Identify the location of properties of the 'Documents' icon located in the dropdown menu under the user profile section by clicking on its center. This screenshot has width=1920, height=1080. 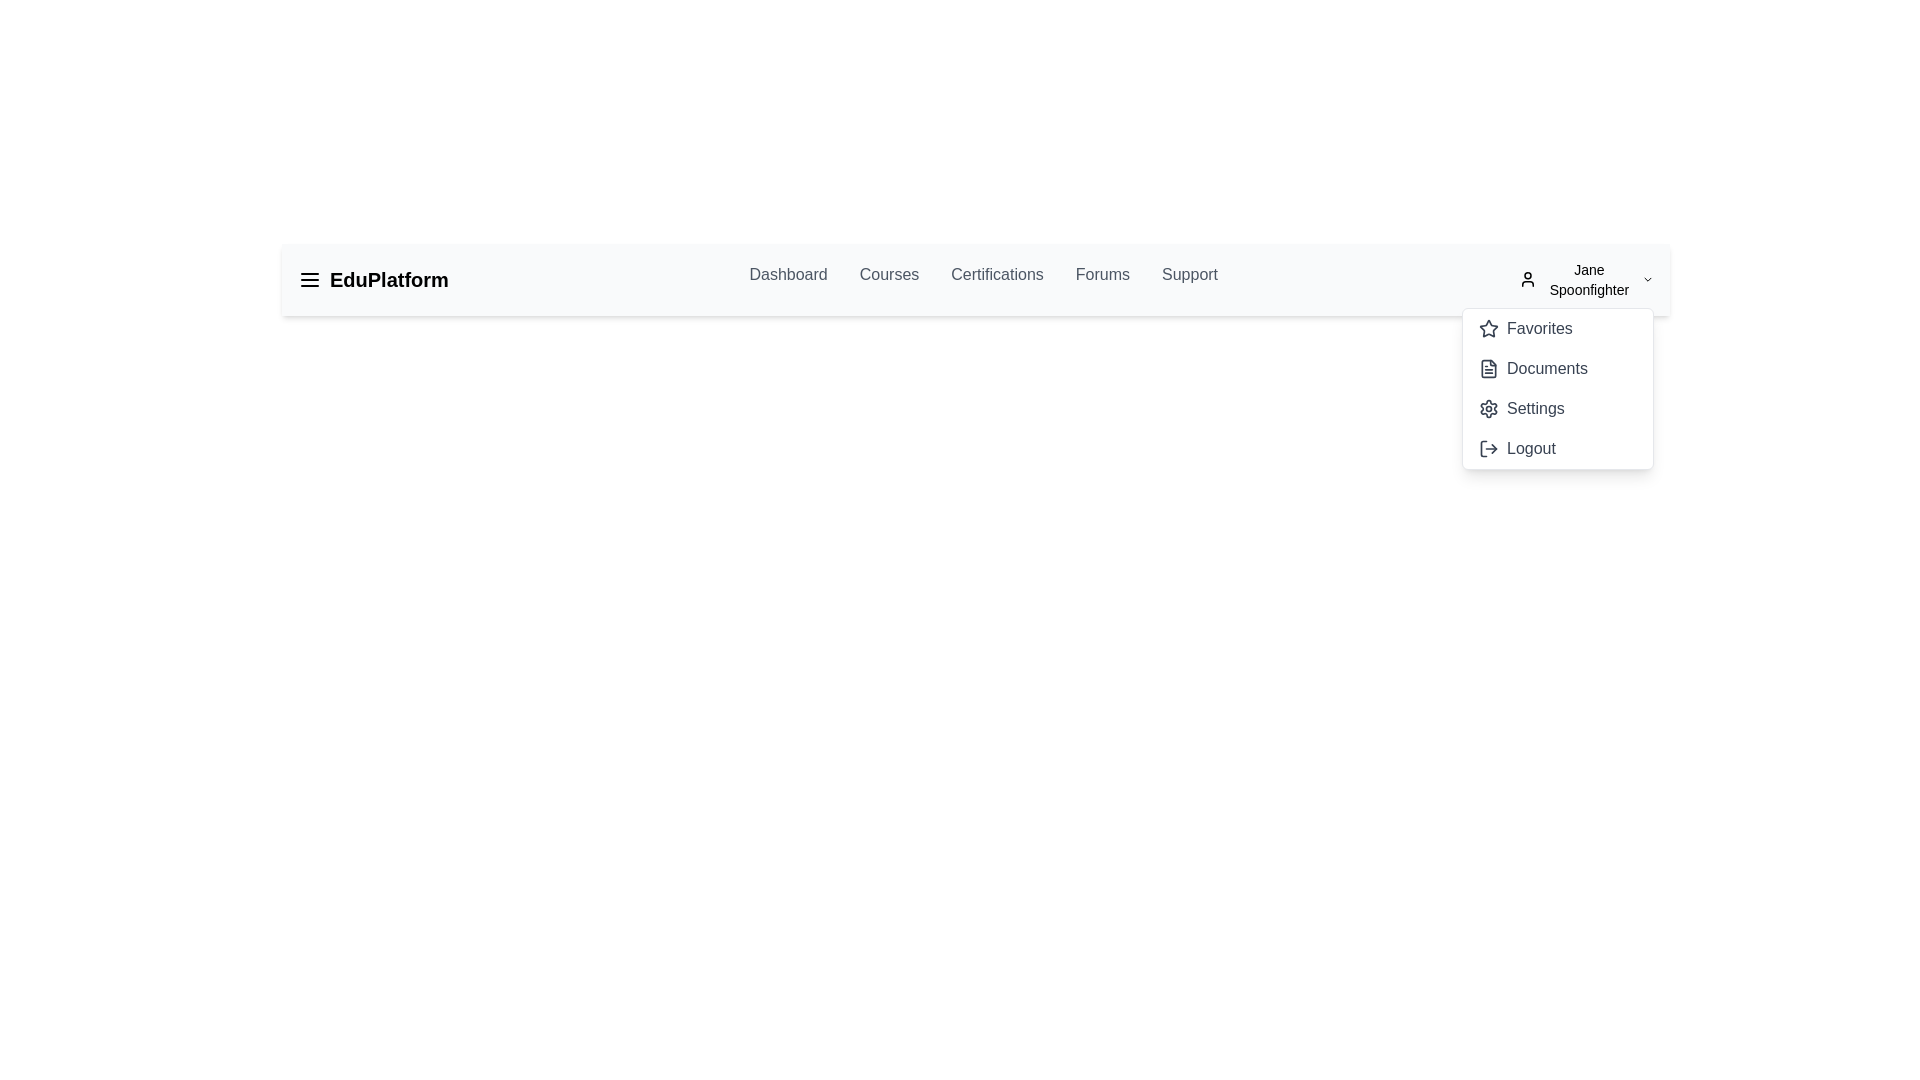
(1488, 369).